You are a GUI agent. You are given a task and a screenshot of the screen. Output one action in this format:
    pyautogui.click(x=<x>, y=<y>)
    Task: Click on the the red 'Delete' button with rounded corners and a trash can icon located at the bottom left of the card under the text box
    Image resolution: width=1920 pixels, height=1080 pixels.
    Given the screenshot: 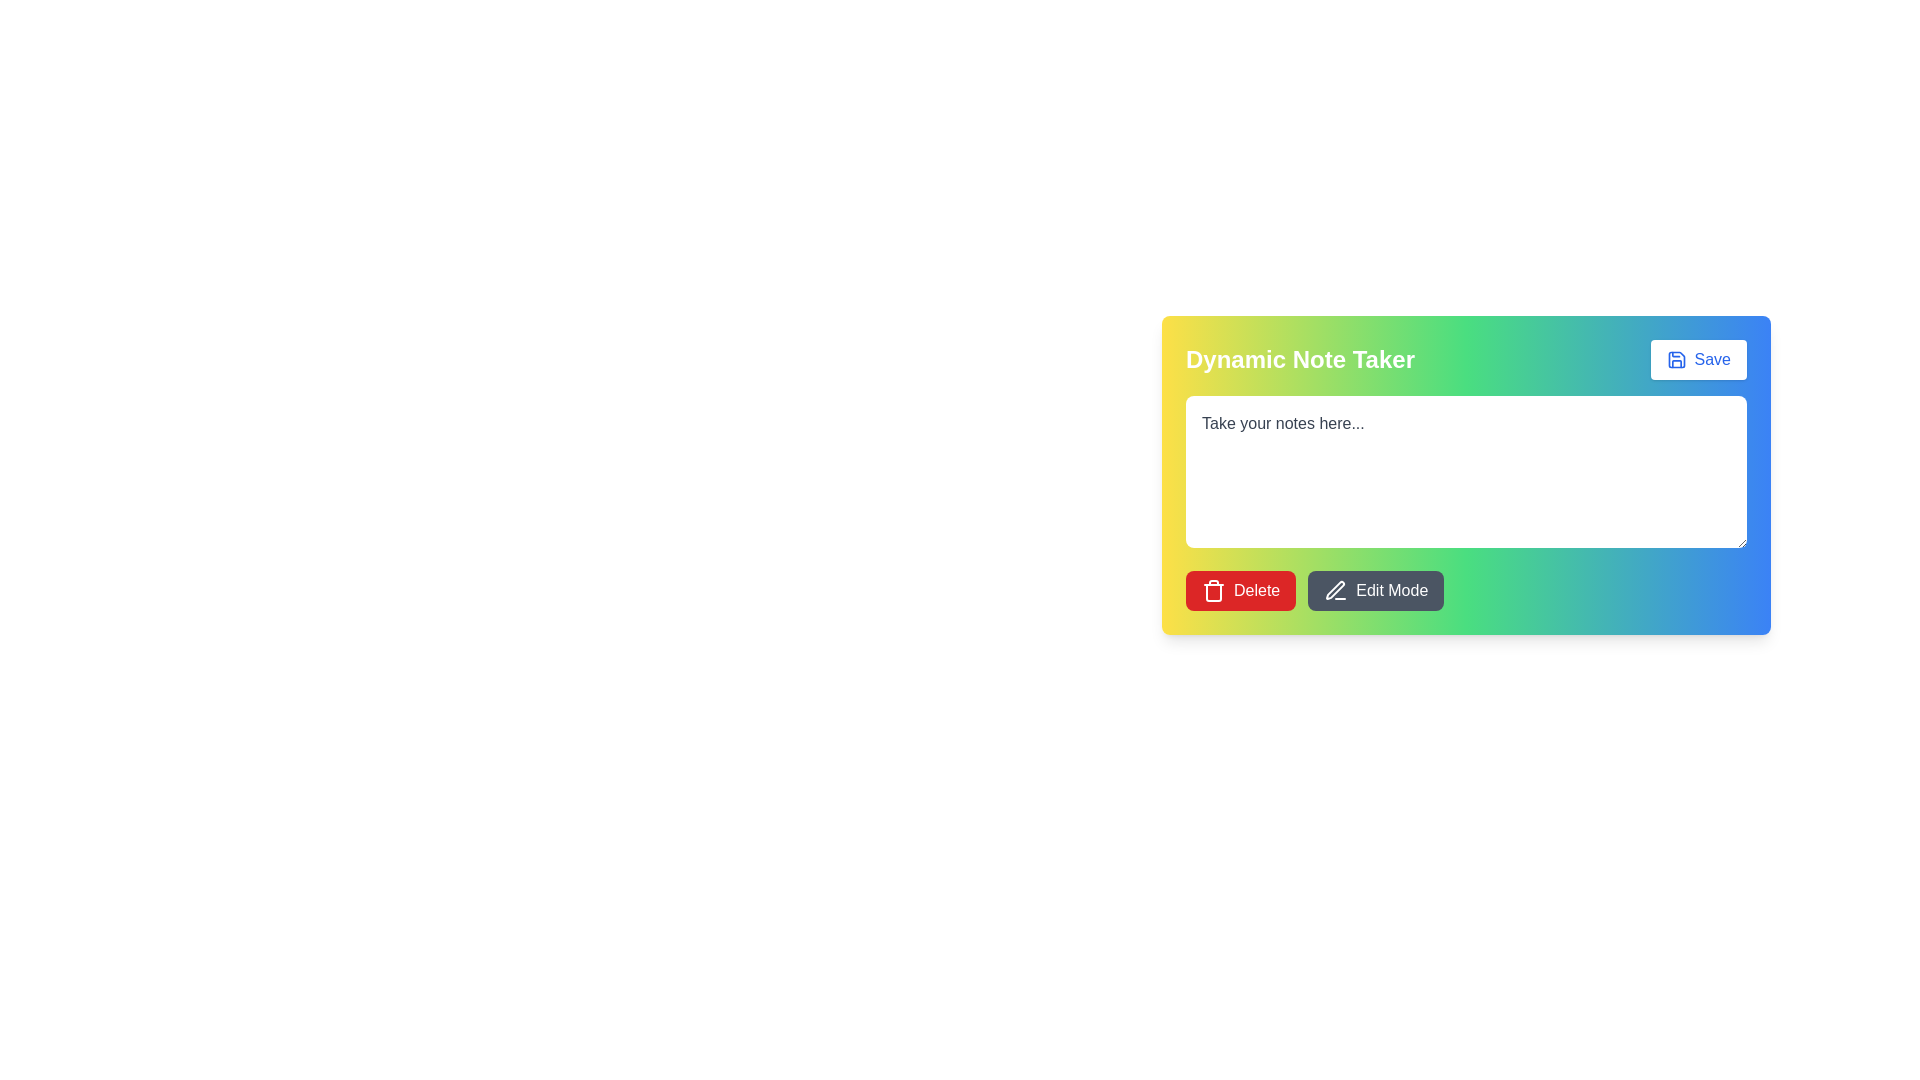 What is the action you would take?
    pyautogui.click(x=1240, y=589)
    